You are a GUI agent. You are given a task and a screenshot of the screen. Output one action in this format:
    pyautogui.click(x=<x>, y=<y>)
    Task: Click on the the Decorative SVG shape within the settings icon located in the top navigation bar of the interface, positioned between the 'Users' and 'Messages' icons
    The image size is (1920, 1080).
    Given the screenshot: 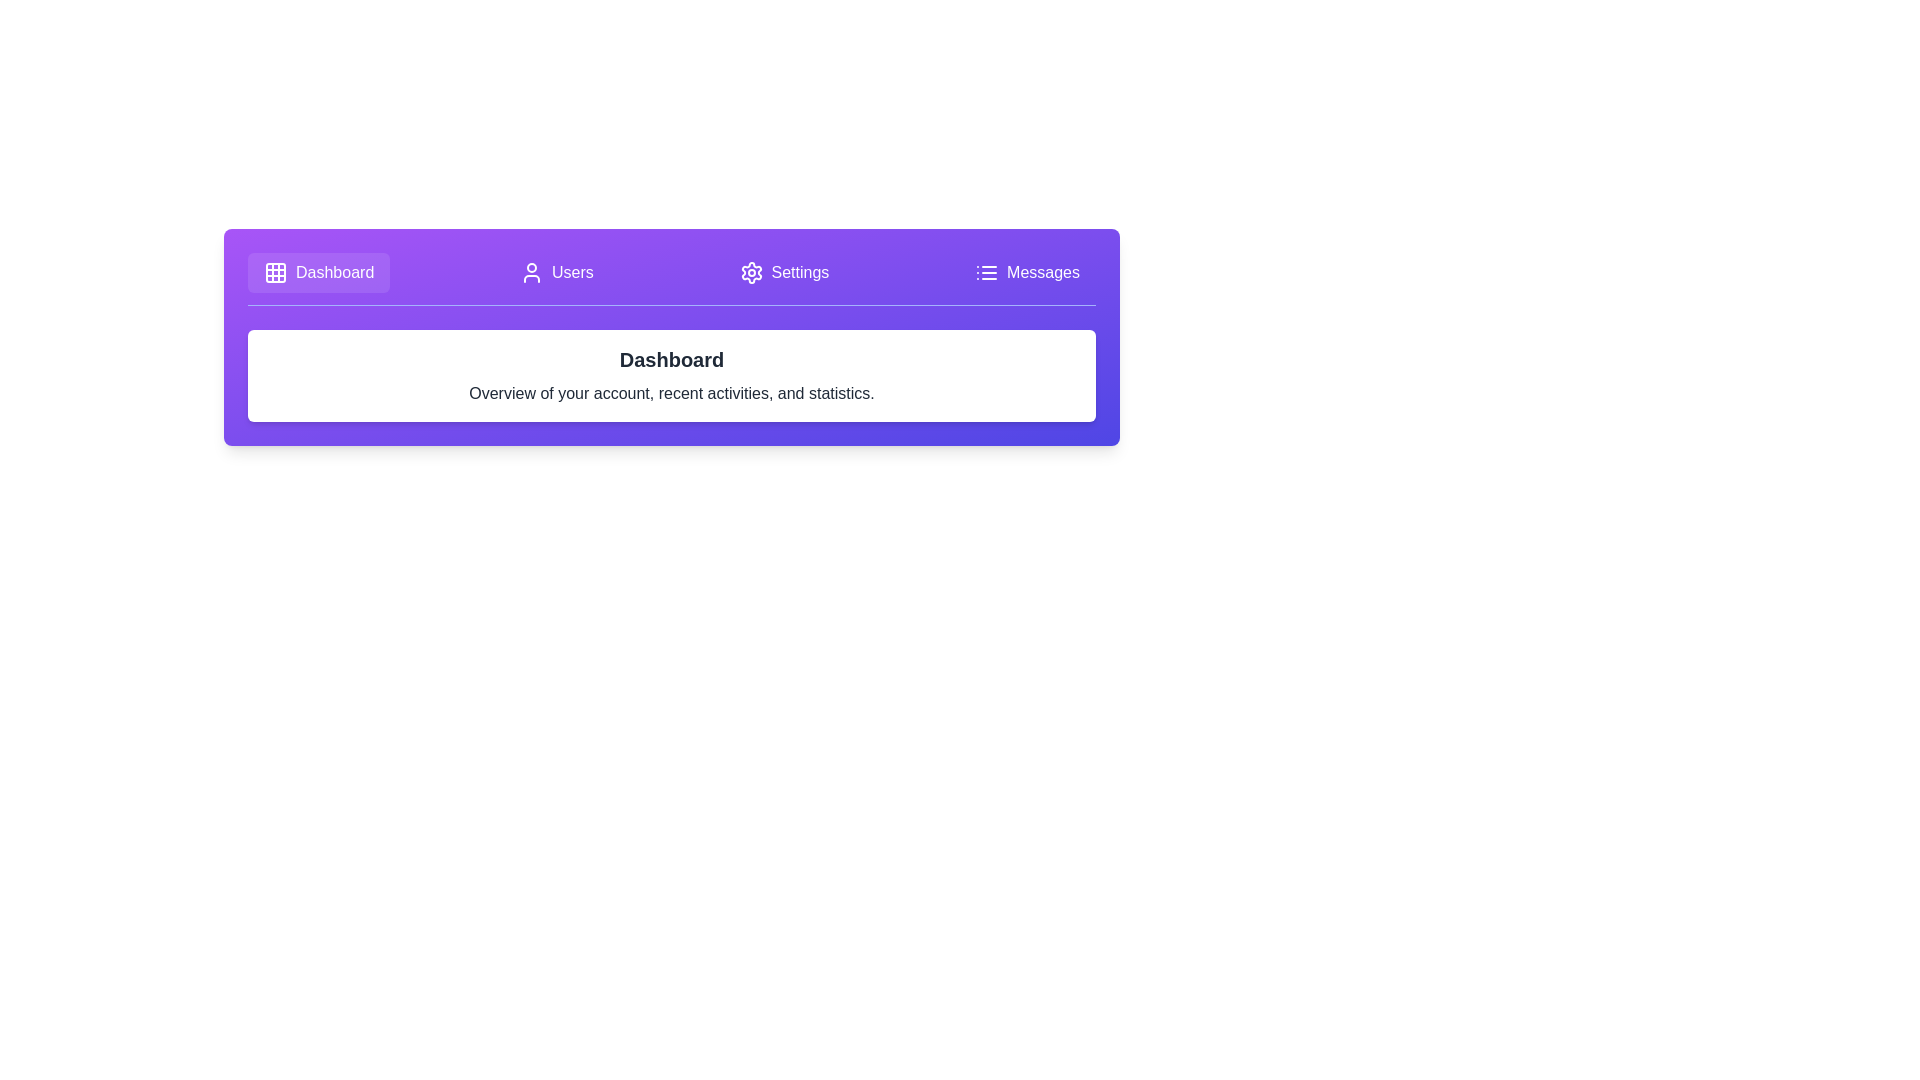 What is the action you would take?
    pyautogui.click(x=750, y=273)
    